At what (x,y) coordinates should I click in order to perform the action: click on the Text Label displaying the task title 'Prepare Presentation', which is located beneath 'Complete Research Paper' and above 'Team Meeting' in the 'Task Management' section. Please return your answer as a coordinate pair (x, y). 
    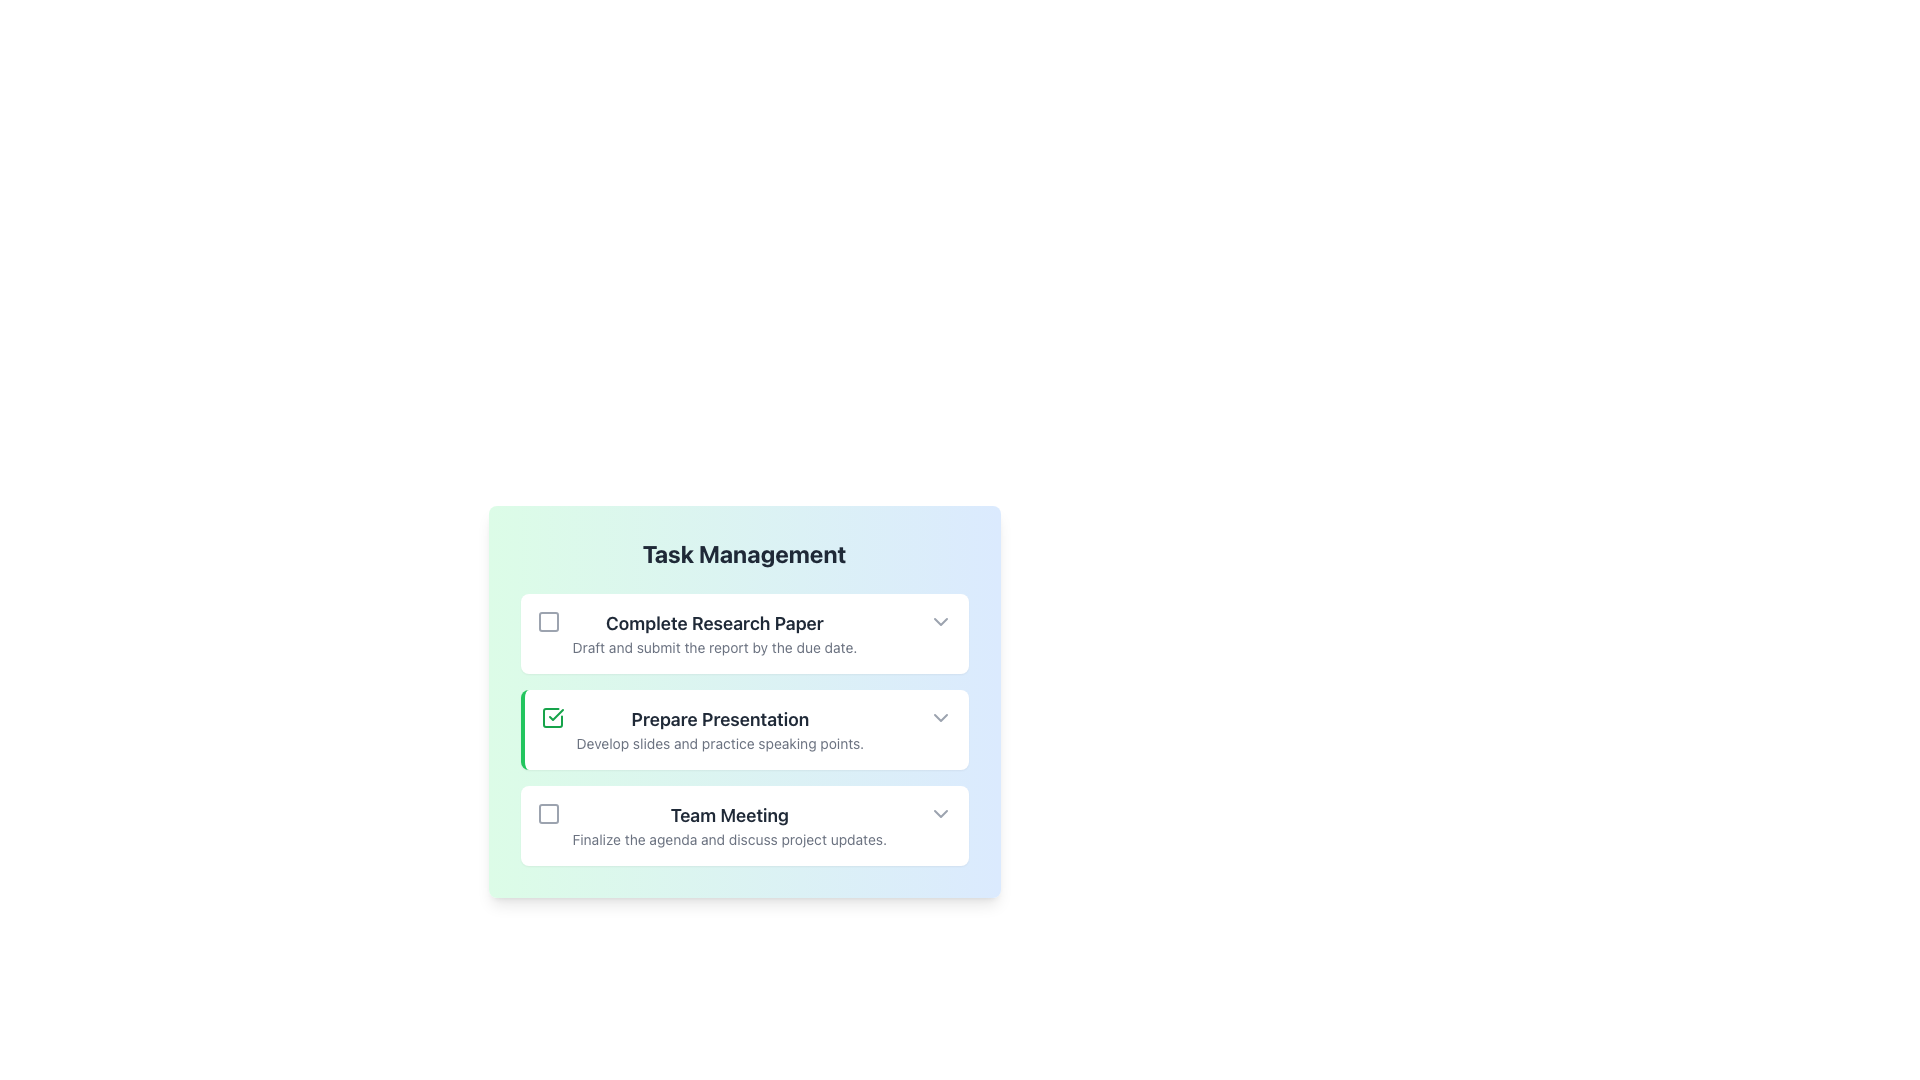
    Looking at the image, I should click on (720, 720).